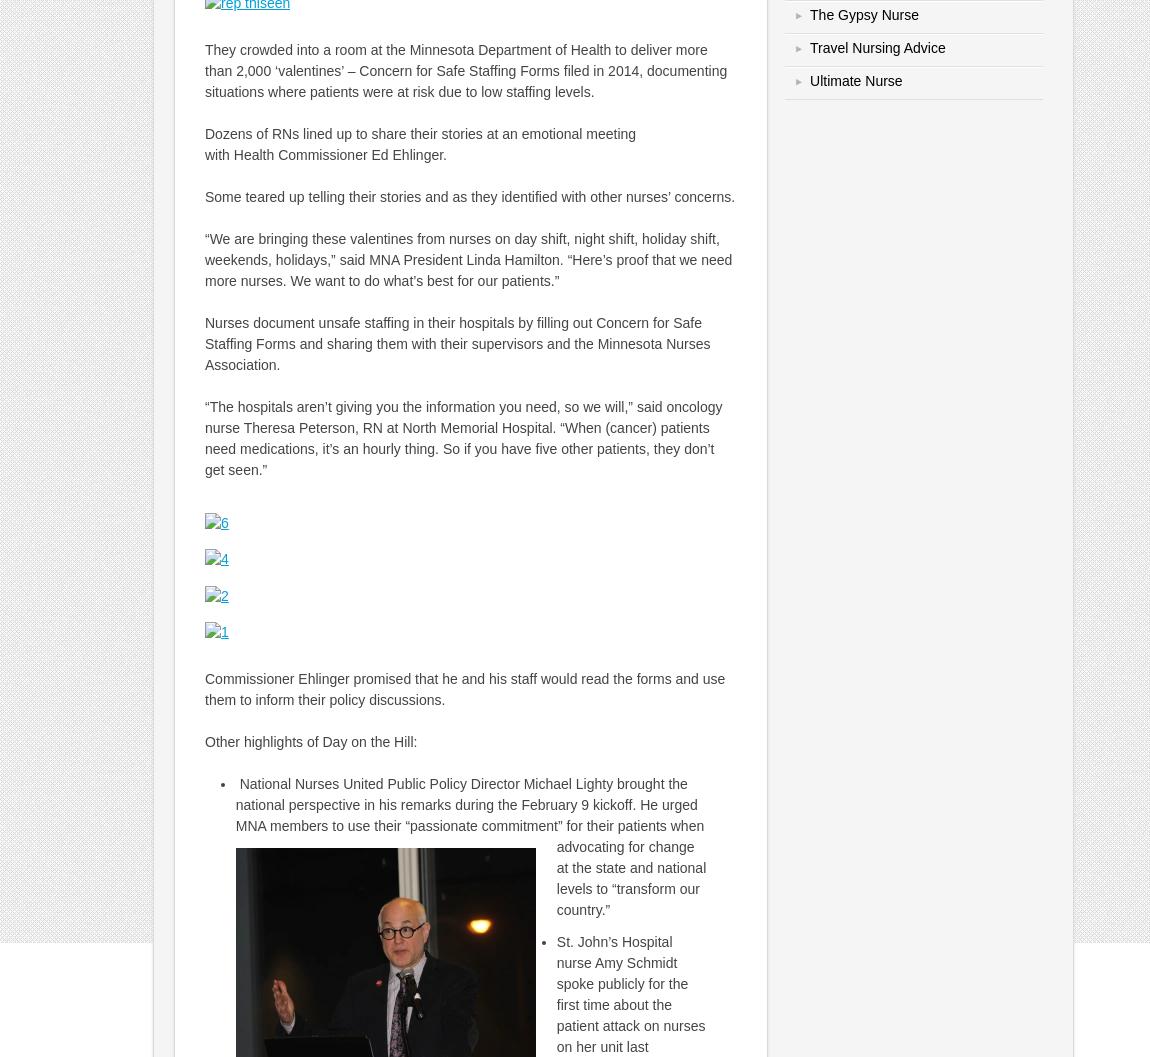  What do you see at coordinates (465, 805) in the screenshot?
I see `'National Nurses United Public Policy Director Michael Lighty brought the national perspective in his remarks during the February 9 kickoff. He urged MNA members to use their'` at bounding box center [465, 805].